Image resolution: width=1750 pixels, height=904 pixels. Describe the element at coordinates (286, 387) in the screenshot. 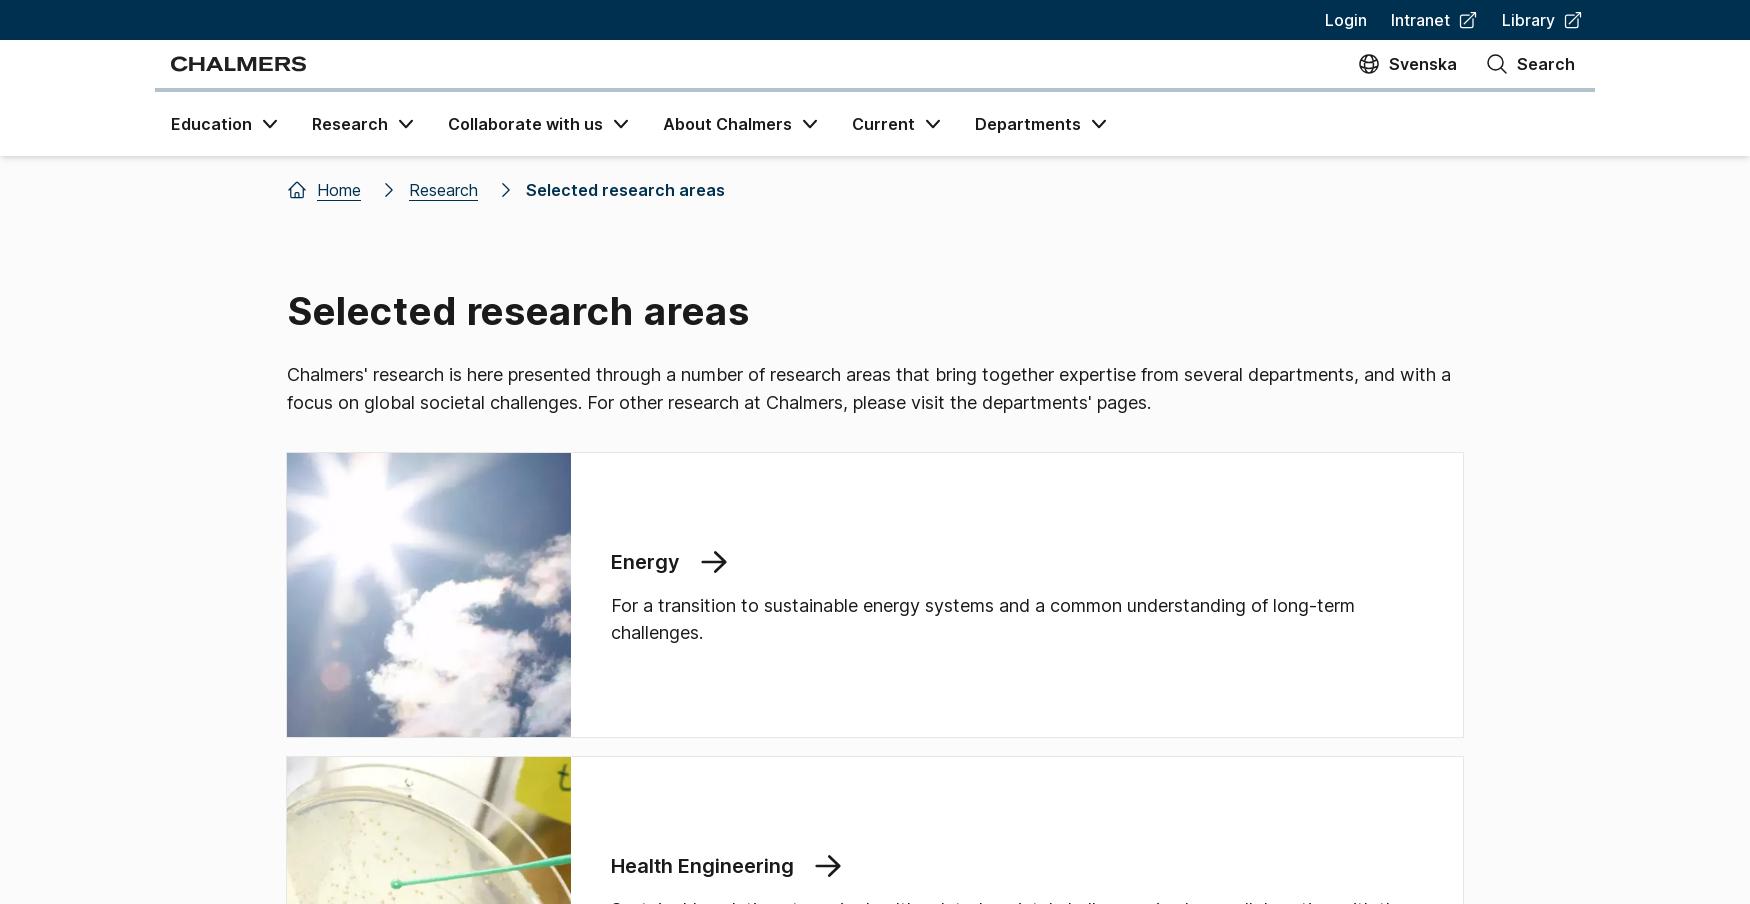

I see `'Chalmers' research is here presented through a number of research areas that bring together expertise from several departments, and with a focus on global societal challenges. For other research at Chalmers, please visit the departments' pages.'` at that location.